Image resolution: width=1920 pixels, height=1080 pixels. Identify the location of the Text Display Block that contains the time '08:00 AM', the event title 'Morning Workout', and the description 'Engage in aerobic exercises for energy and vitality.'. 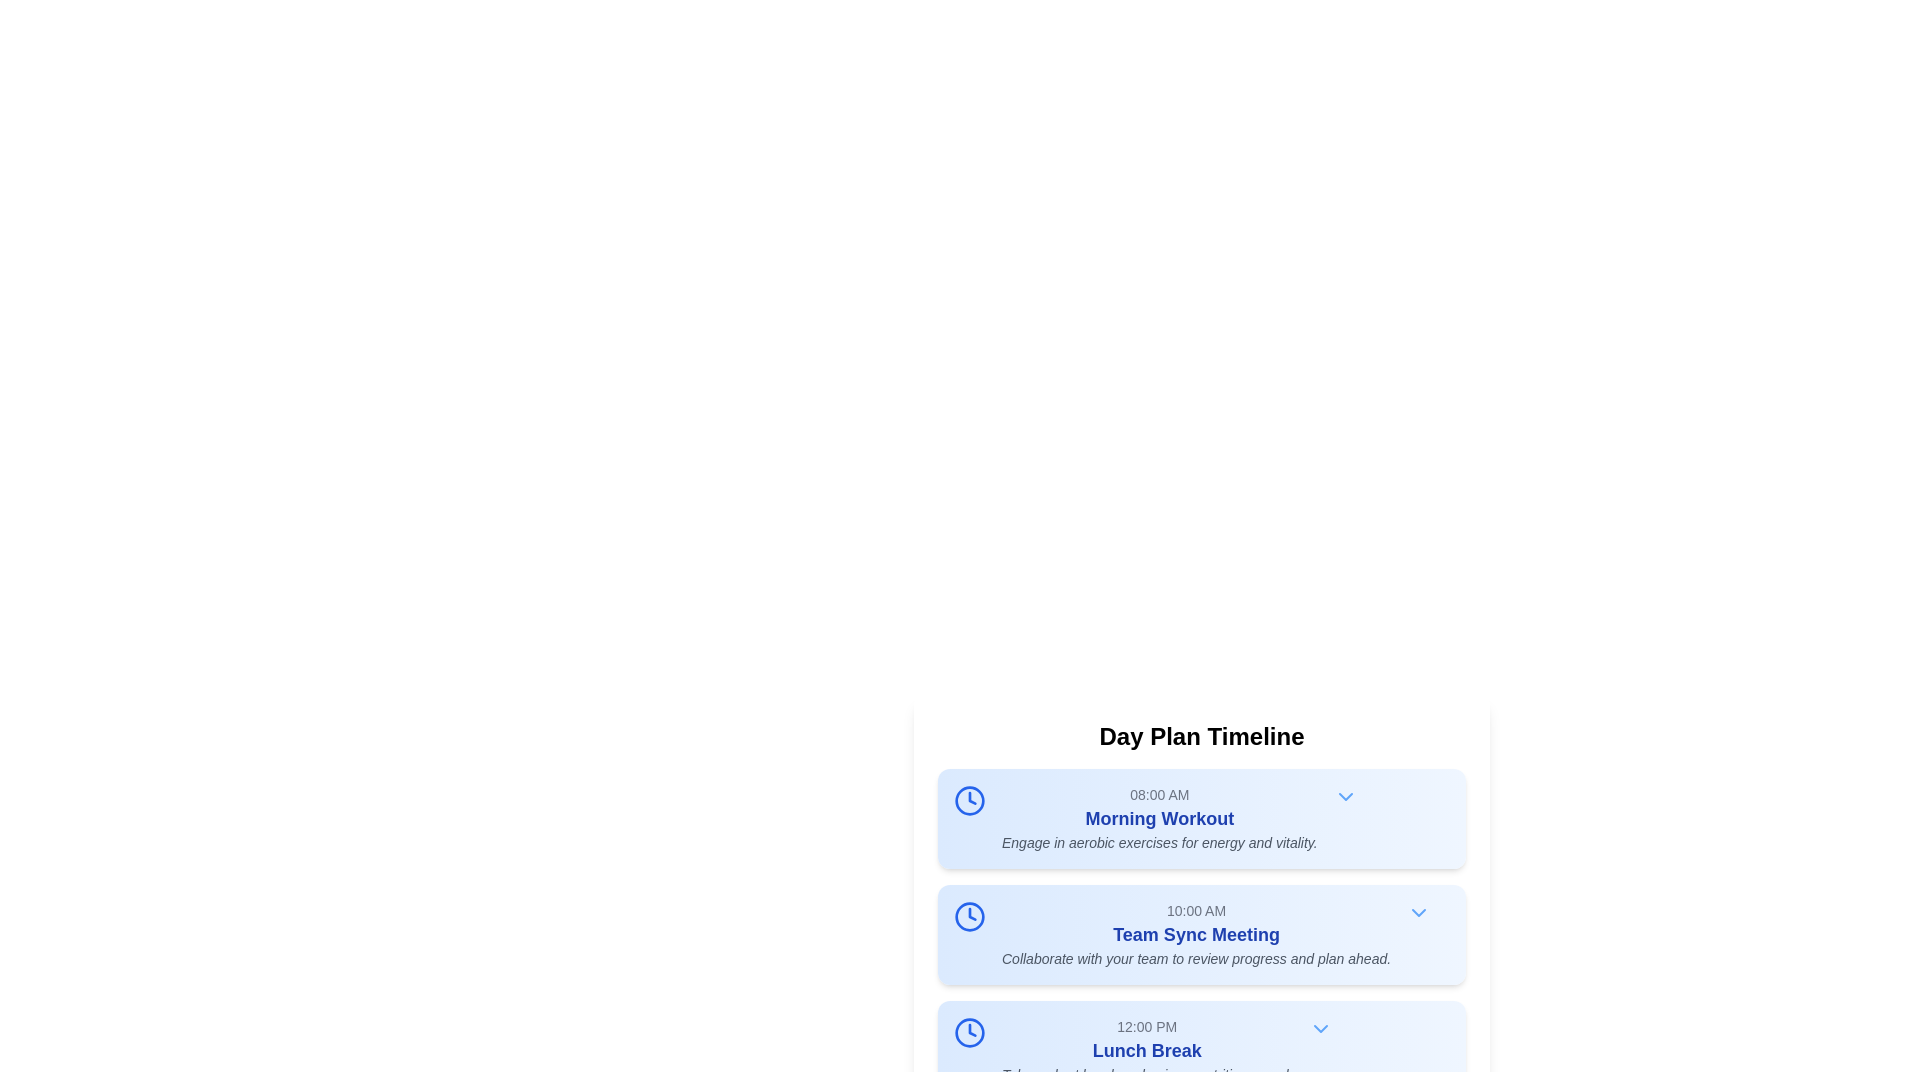
(1159, 818).